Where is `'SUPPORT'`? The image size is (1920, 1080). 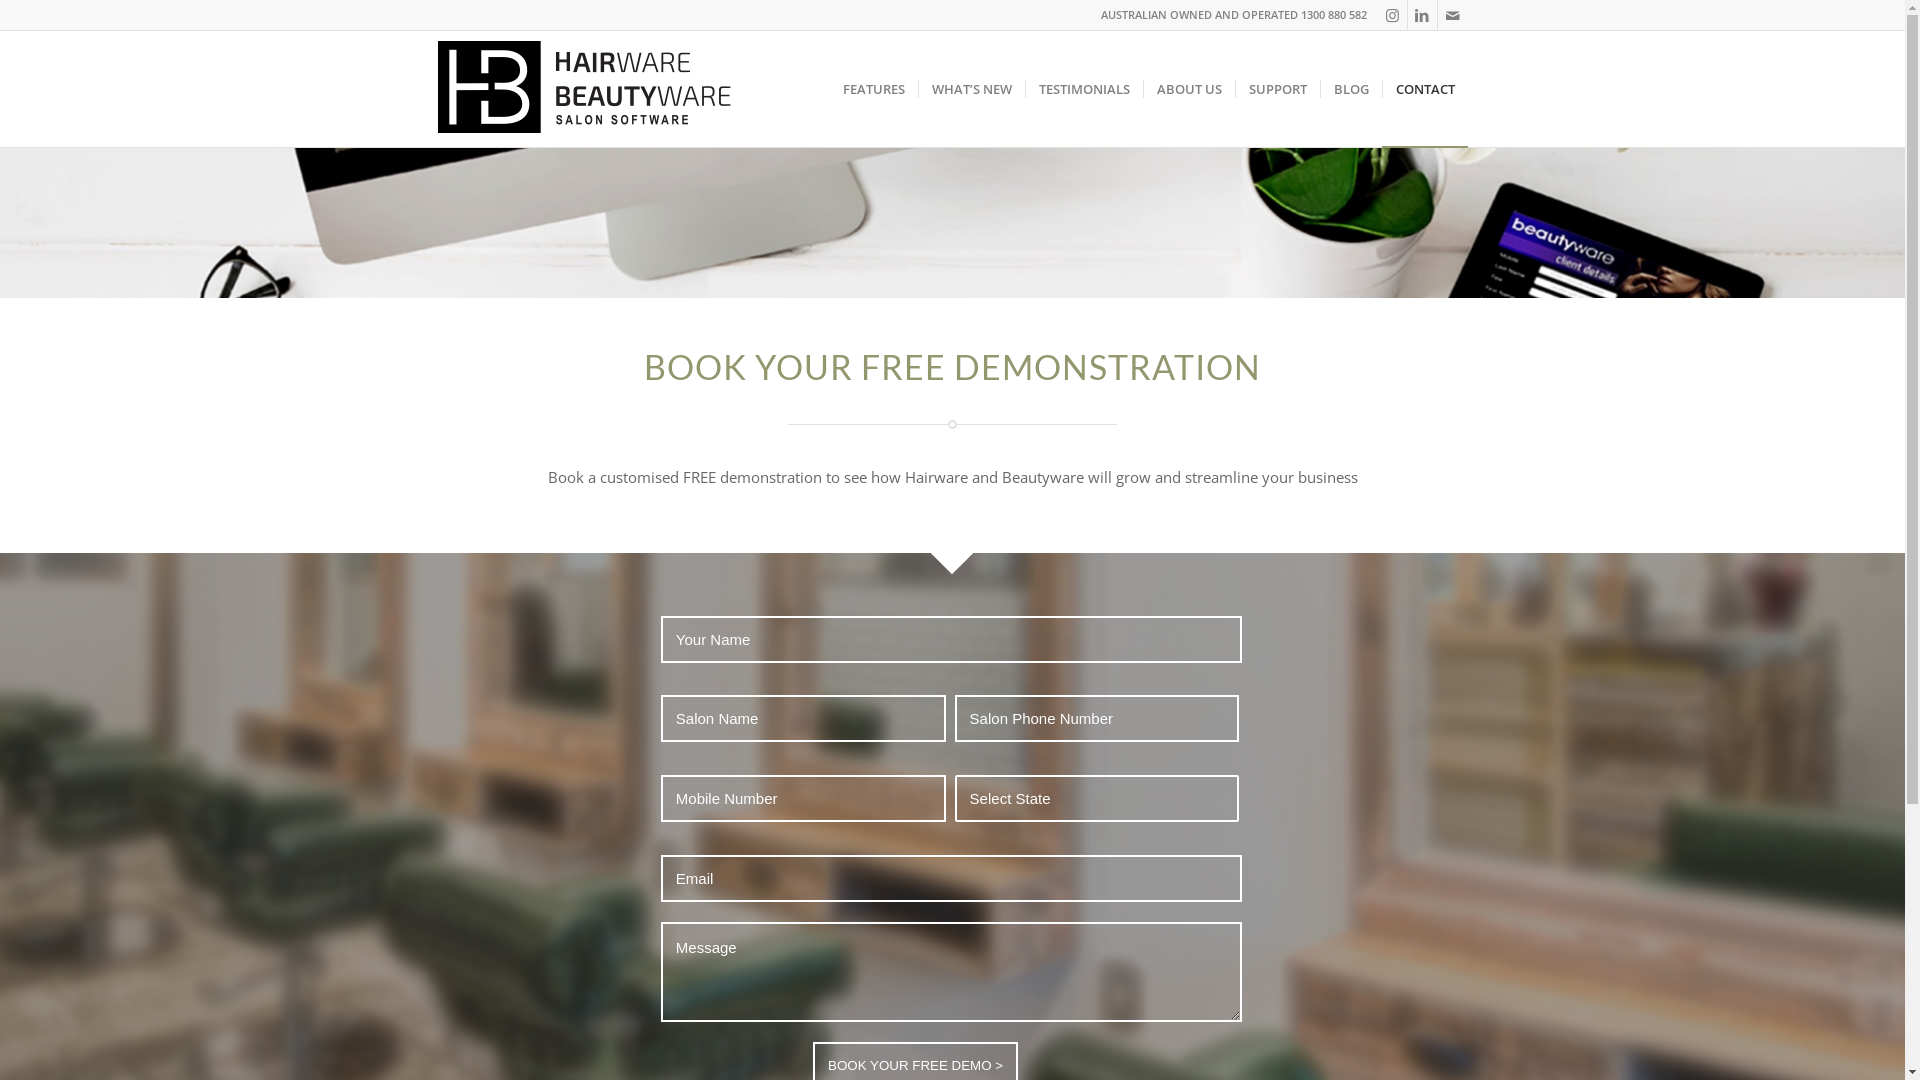 'SUPPORT' is located at coordinates (1275, 87).